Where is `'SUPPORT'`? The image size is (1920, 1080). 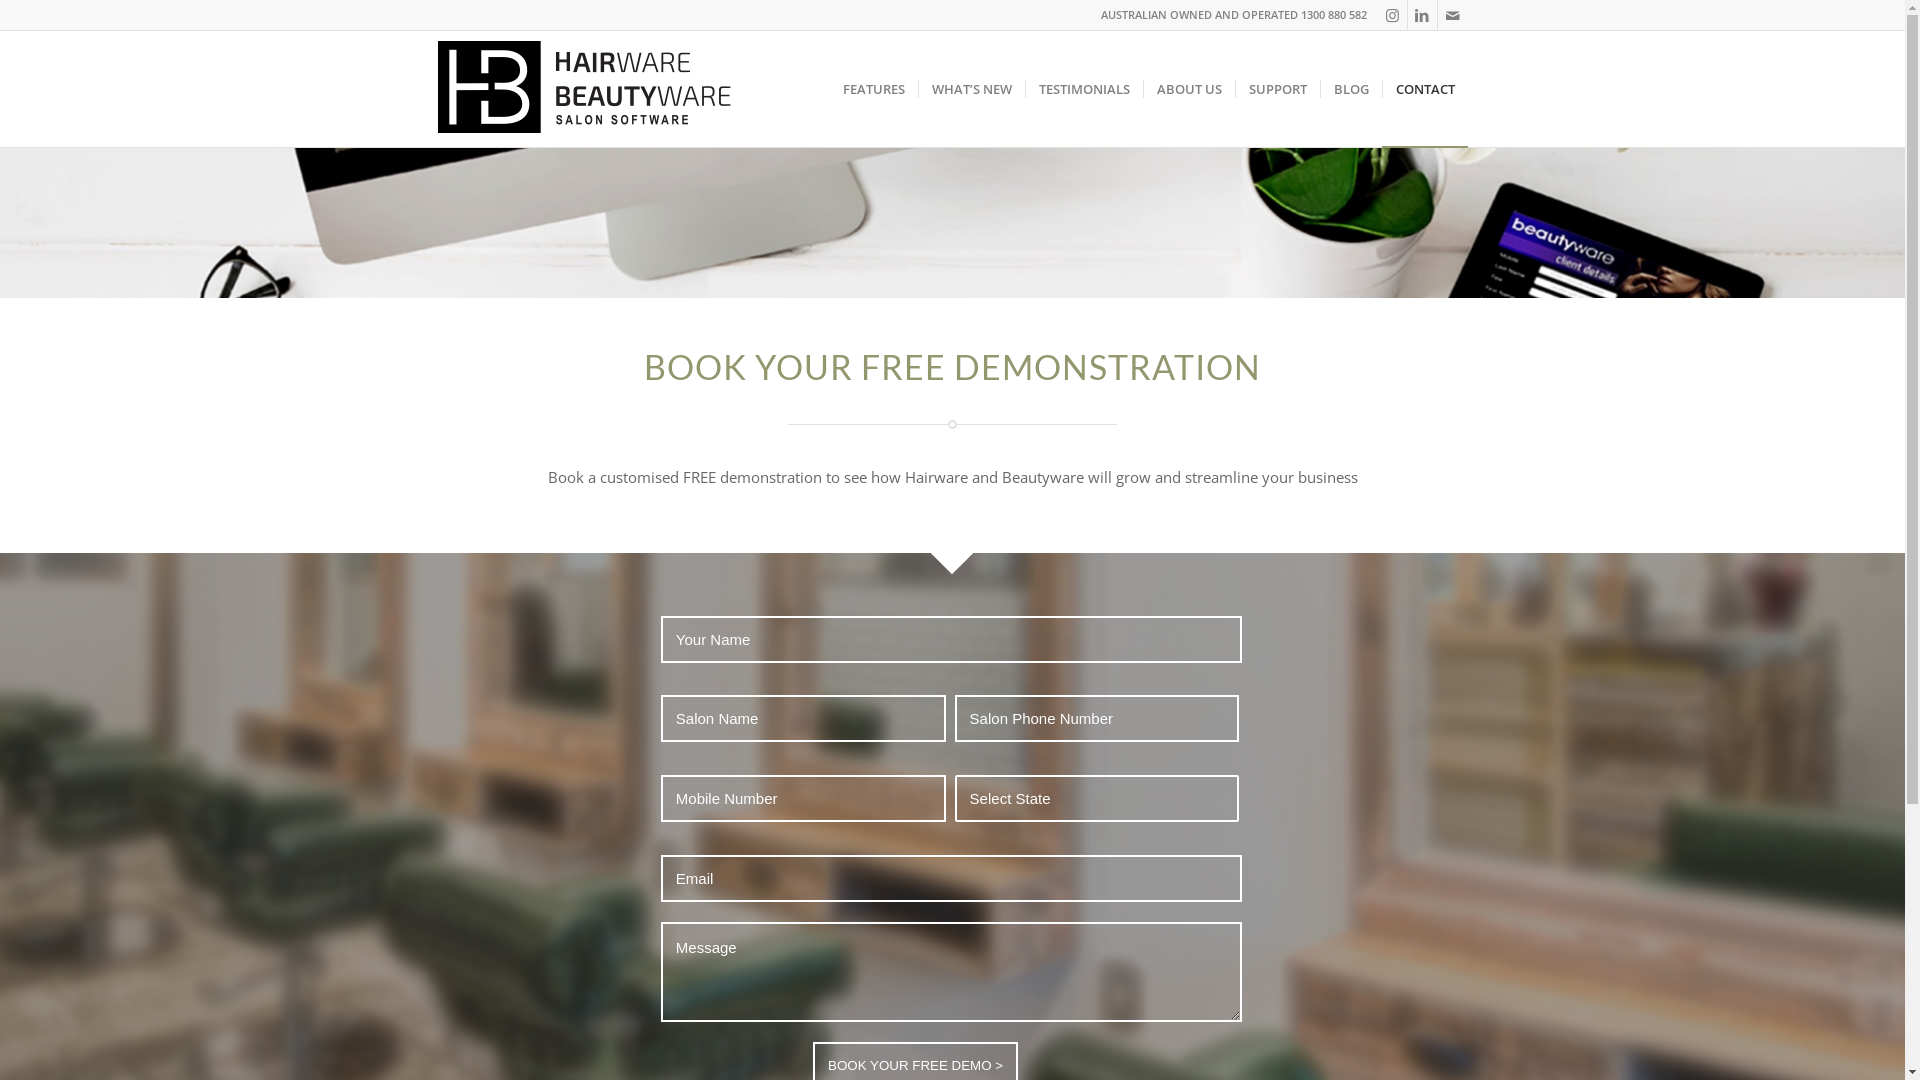 'SUPPORT' is located at coordinates (1275, 87).